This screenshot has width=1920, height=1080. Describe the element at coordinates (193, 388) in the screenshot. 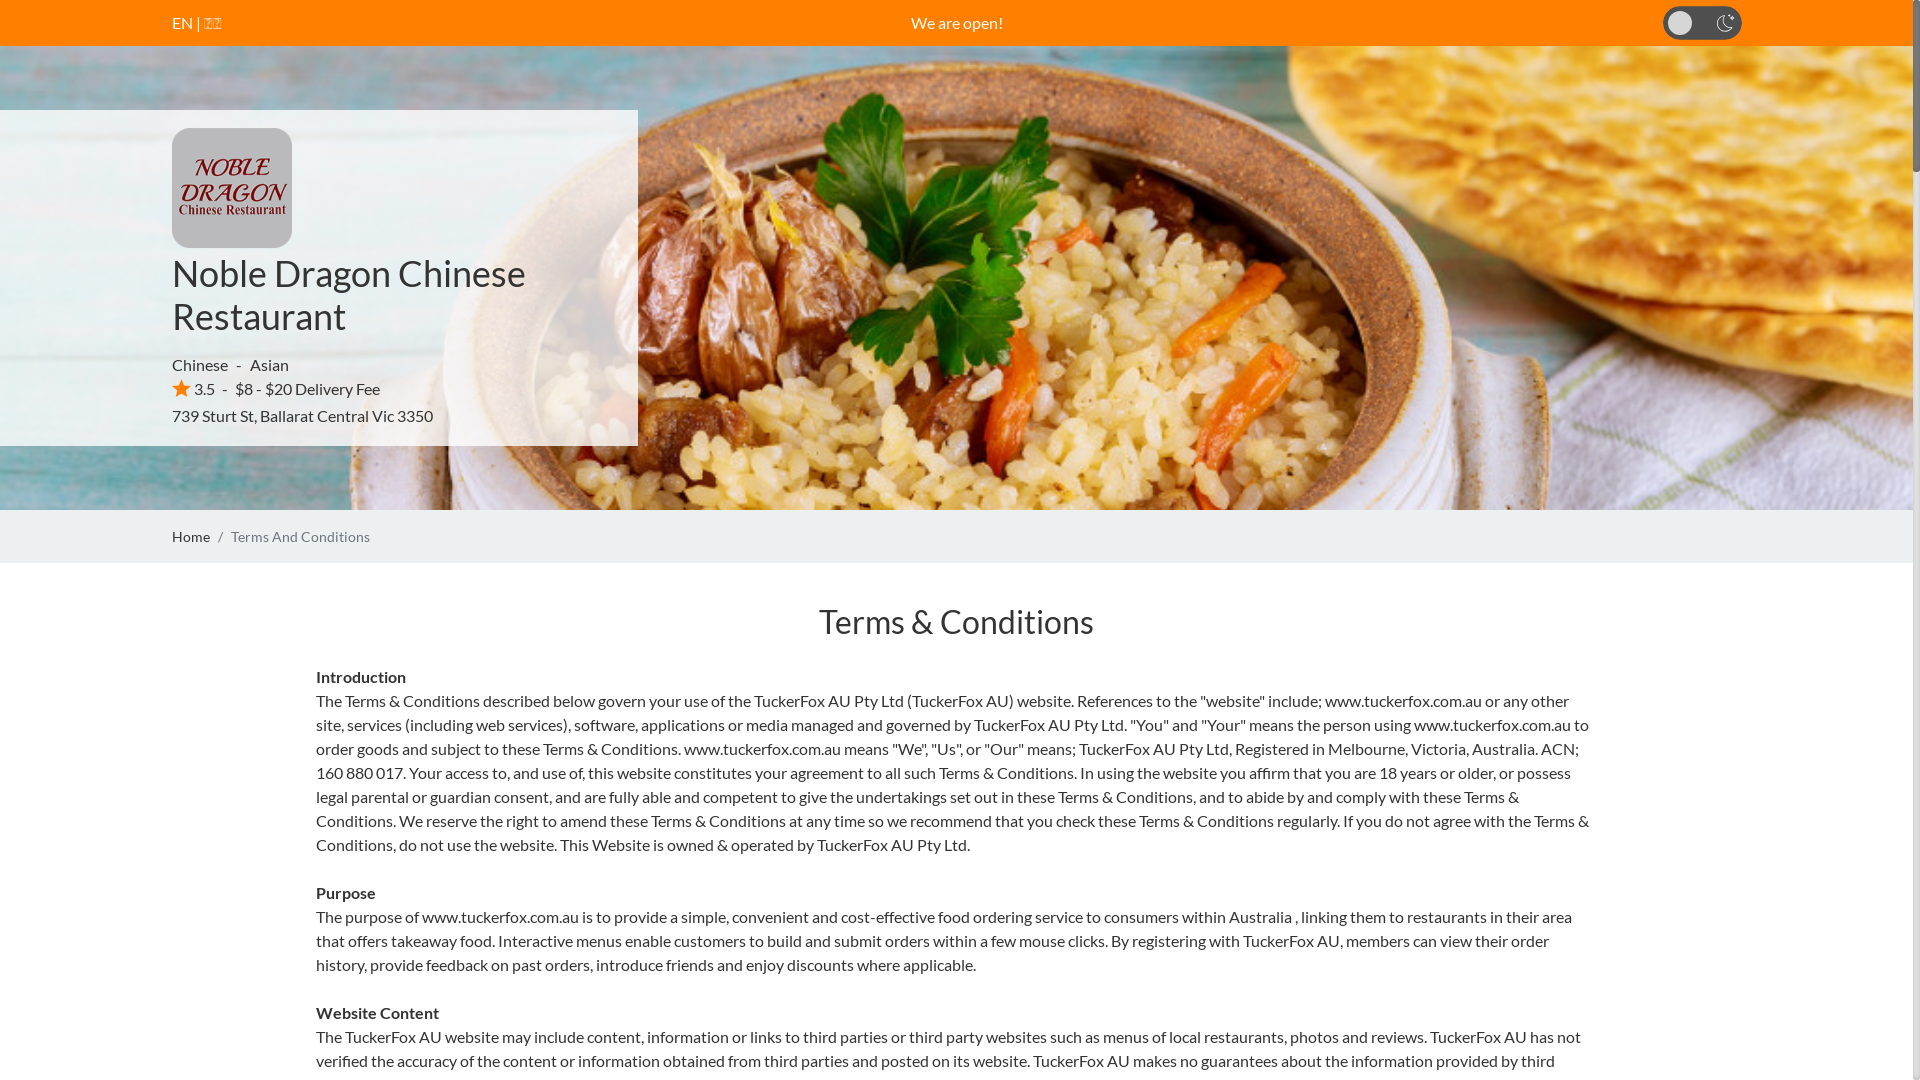

I see `'3.5'` at that location.